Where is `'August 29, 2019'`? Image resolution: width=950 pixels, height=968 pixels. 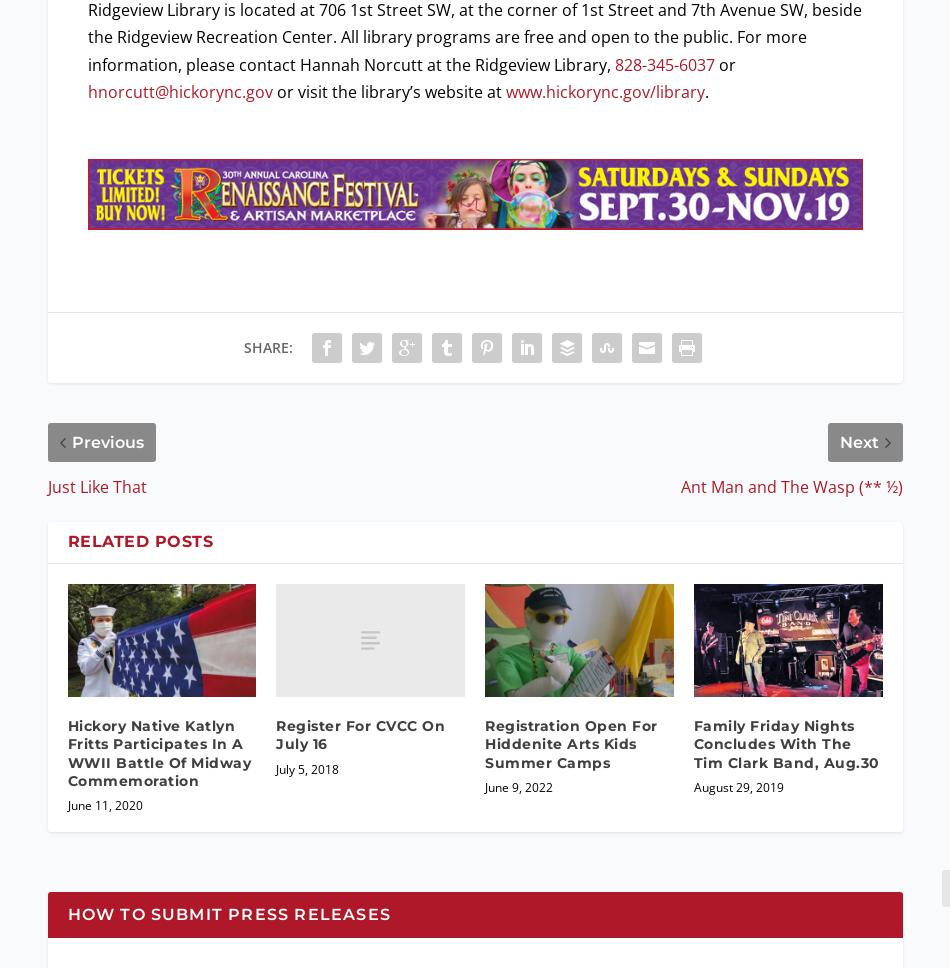 'August 29, 2019' is located at coordinates (736, 785).